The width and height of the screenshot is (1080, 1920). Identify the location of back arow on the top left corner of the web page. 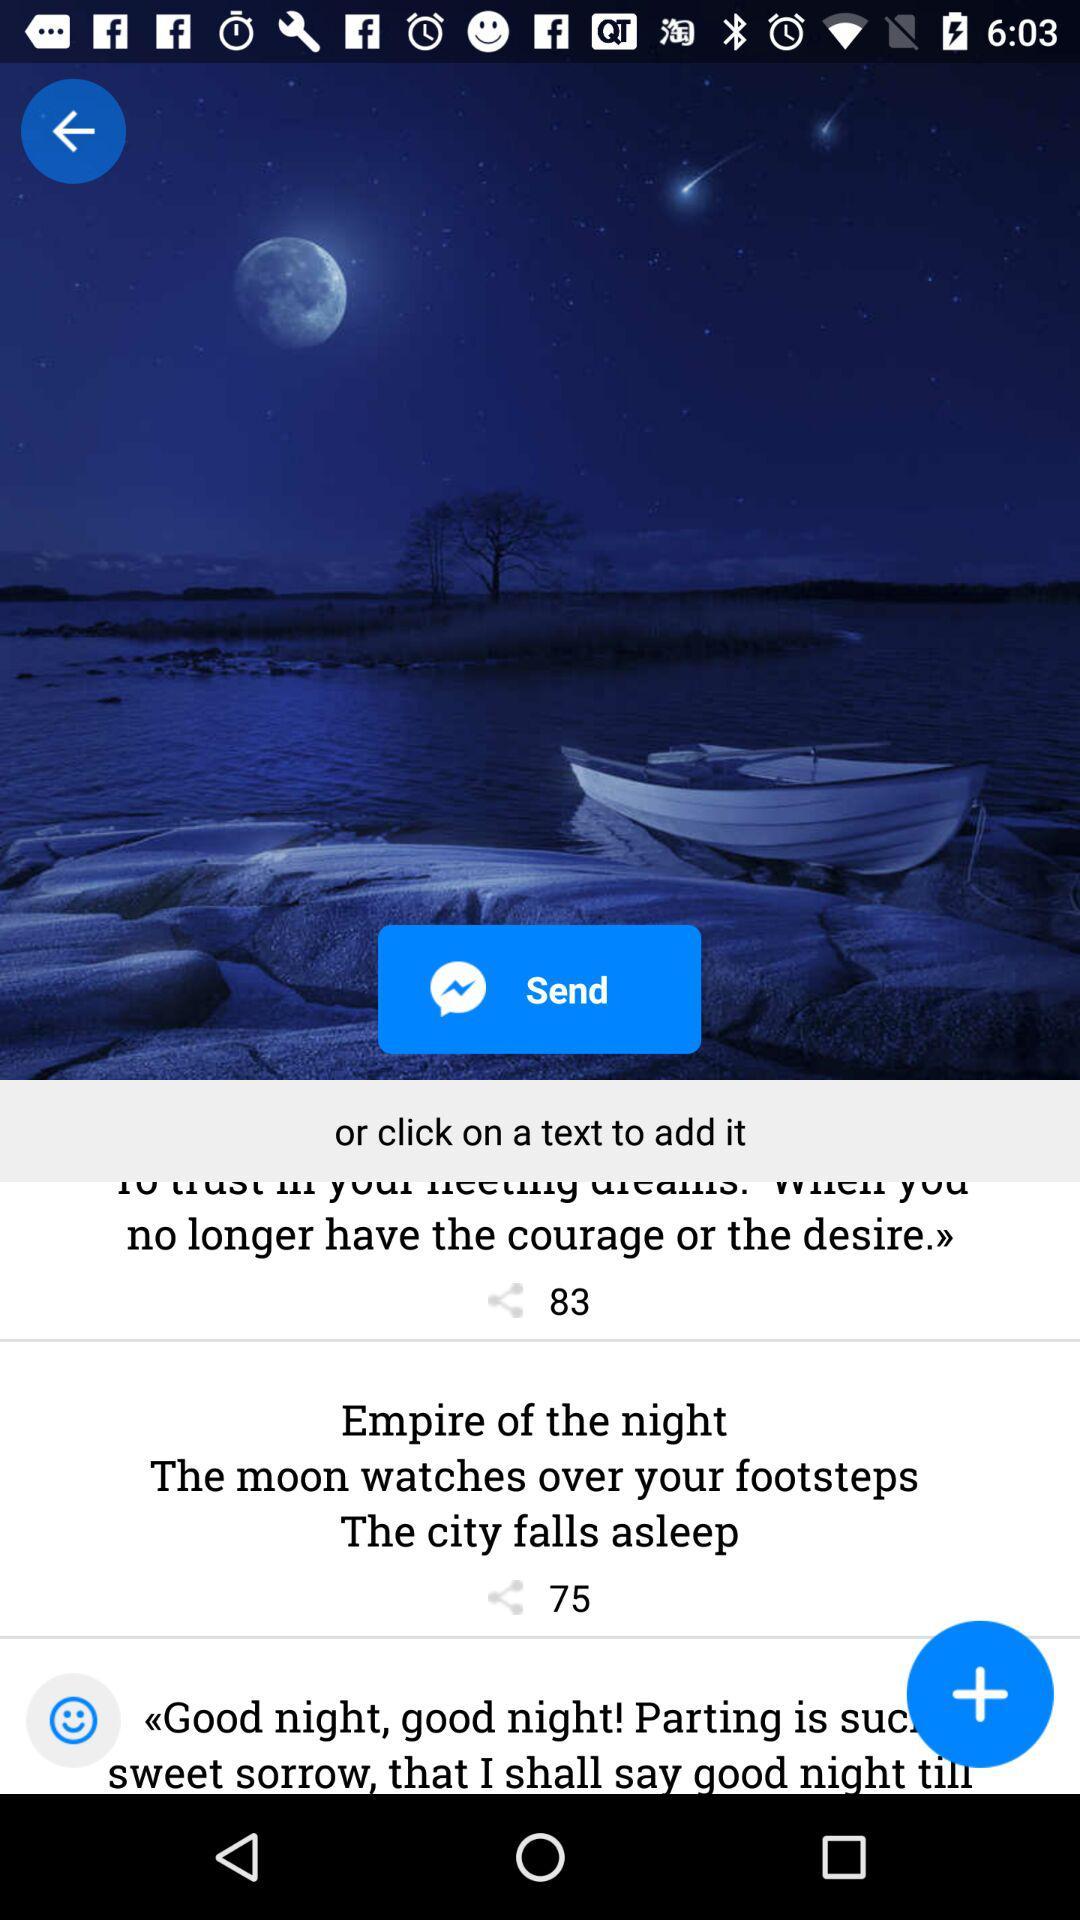
(72, 130).